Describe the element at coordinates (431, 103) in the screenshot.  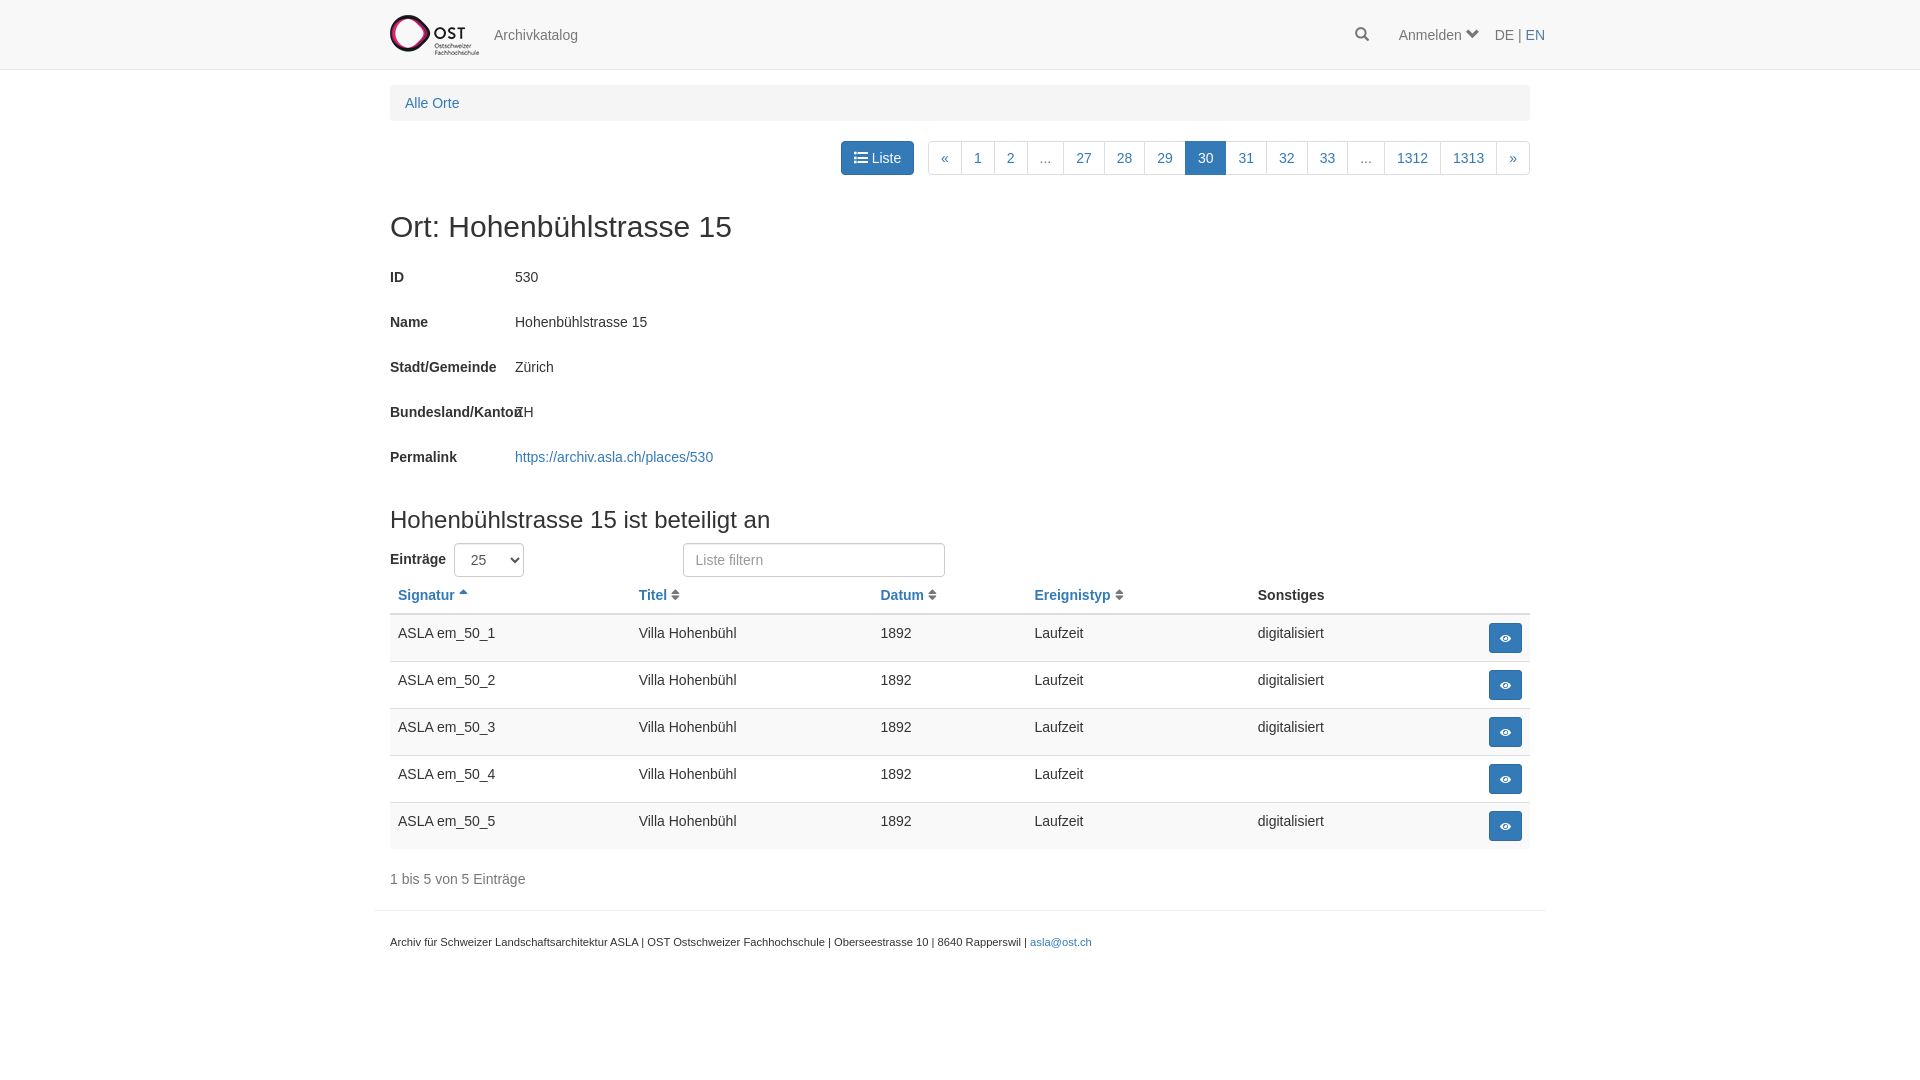
I see `'Alle Orte'` at that location.